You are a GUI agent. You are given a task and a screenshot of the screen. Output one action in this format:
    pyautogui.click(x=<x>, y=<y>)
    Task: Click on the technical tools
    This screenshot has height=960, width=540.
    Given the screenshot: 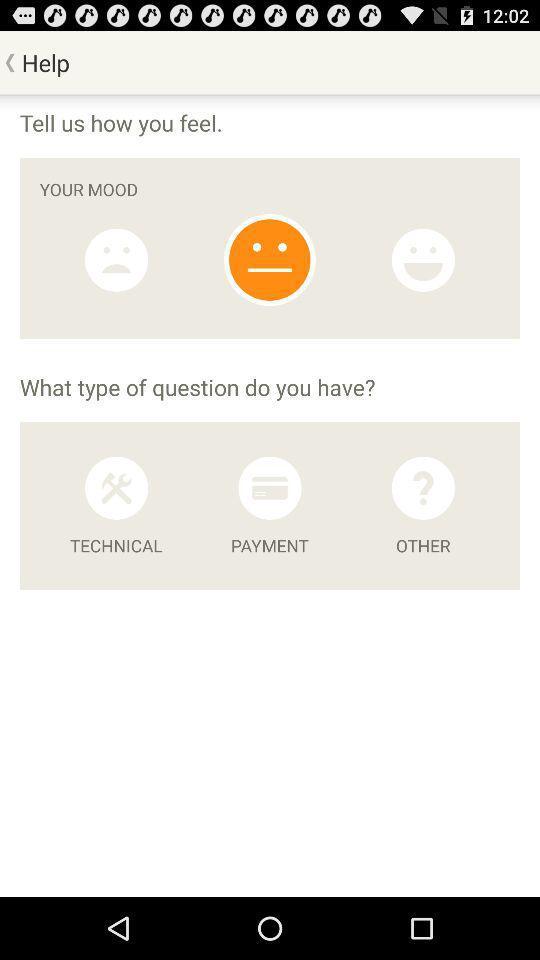 What is the action you would take?
    pyautogui.click(x=116, y=487)
    